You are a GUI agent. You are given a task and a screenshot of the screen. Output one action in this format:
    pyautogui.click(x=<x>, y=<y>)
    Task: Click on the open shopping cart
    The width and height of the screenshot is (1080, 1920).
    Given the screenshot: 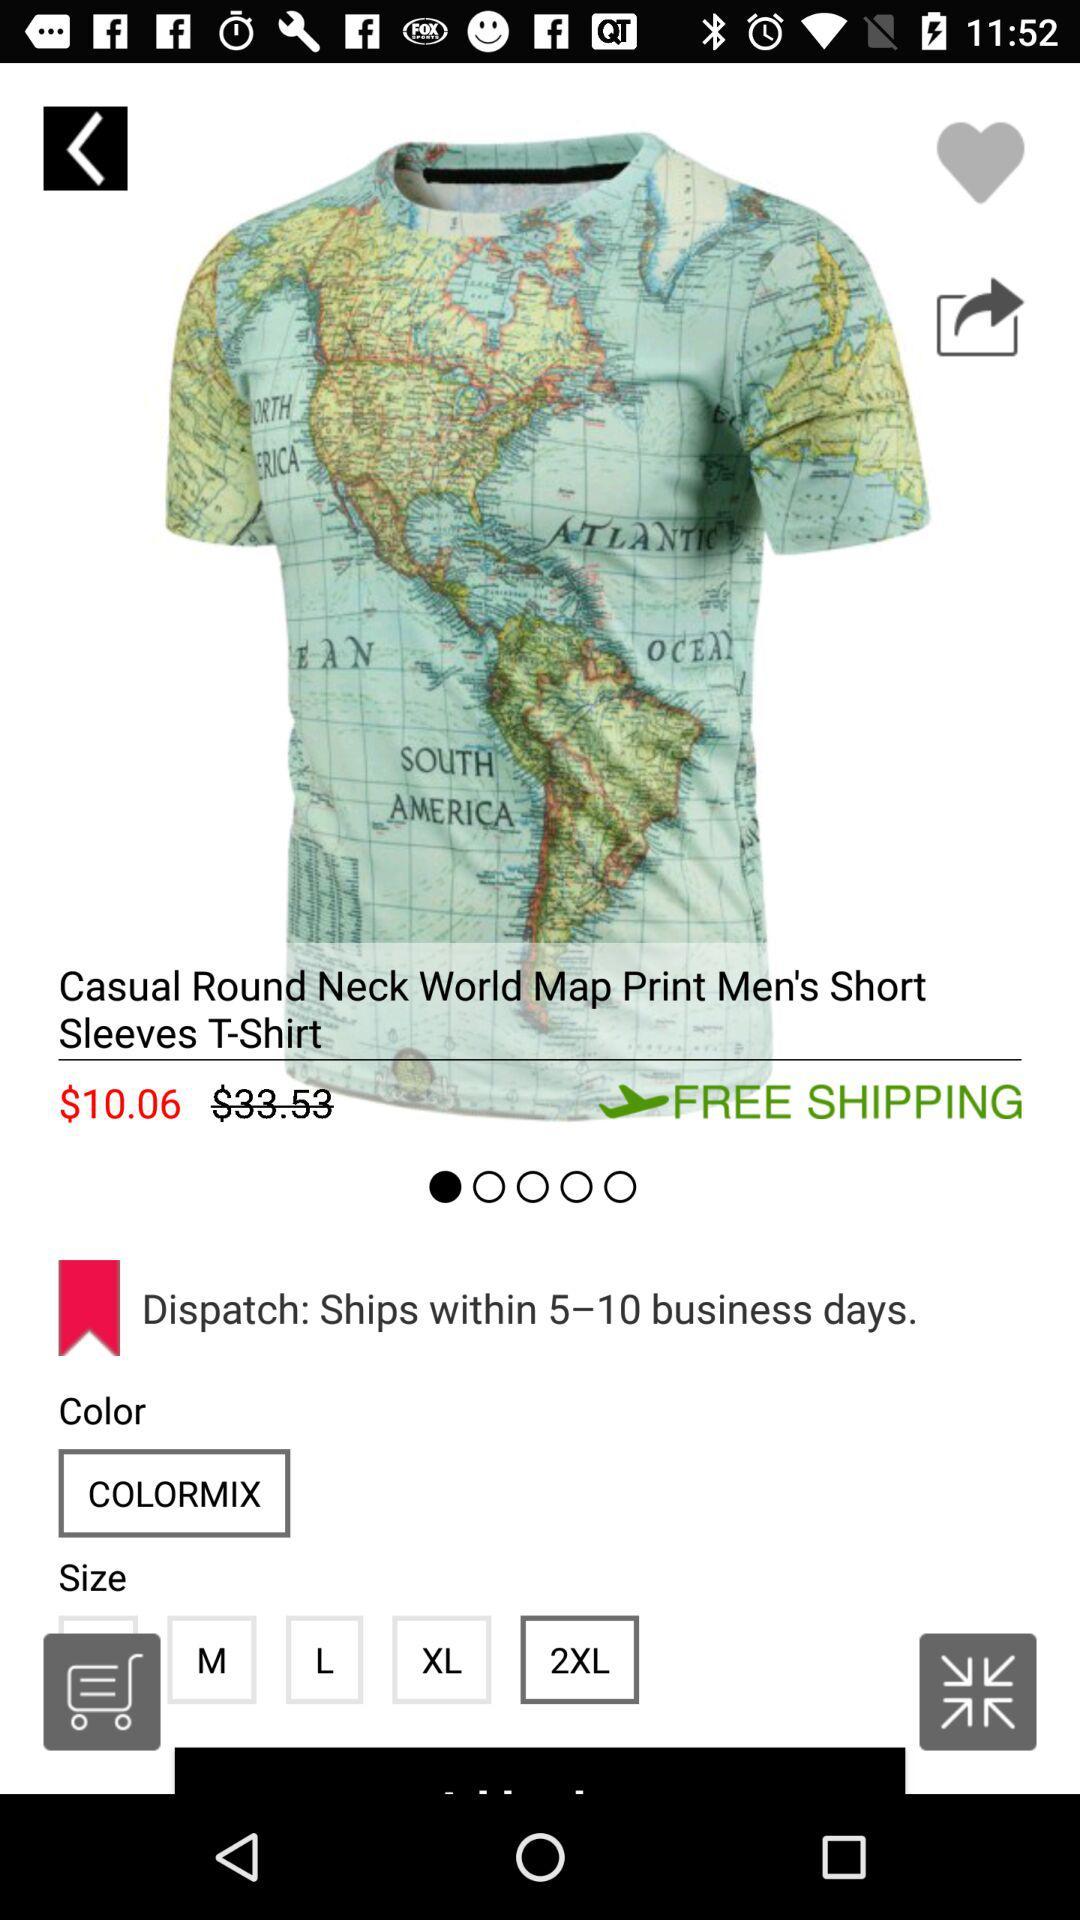 What is the action you would take?
    pyautogui.click(x=101, y=1691)
    